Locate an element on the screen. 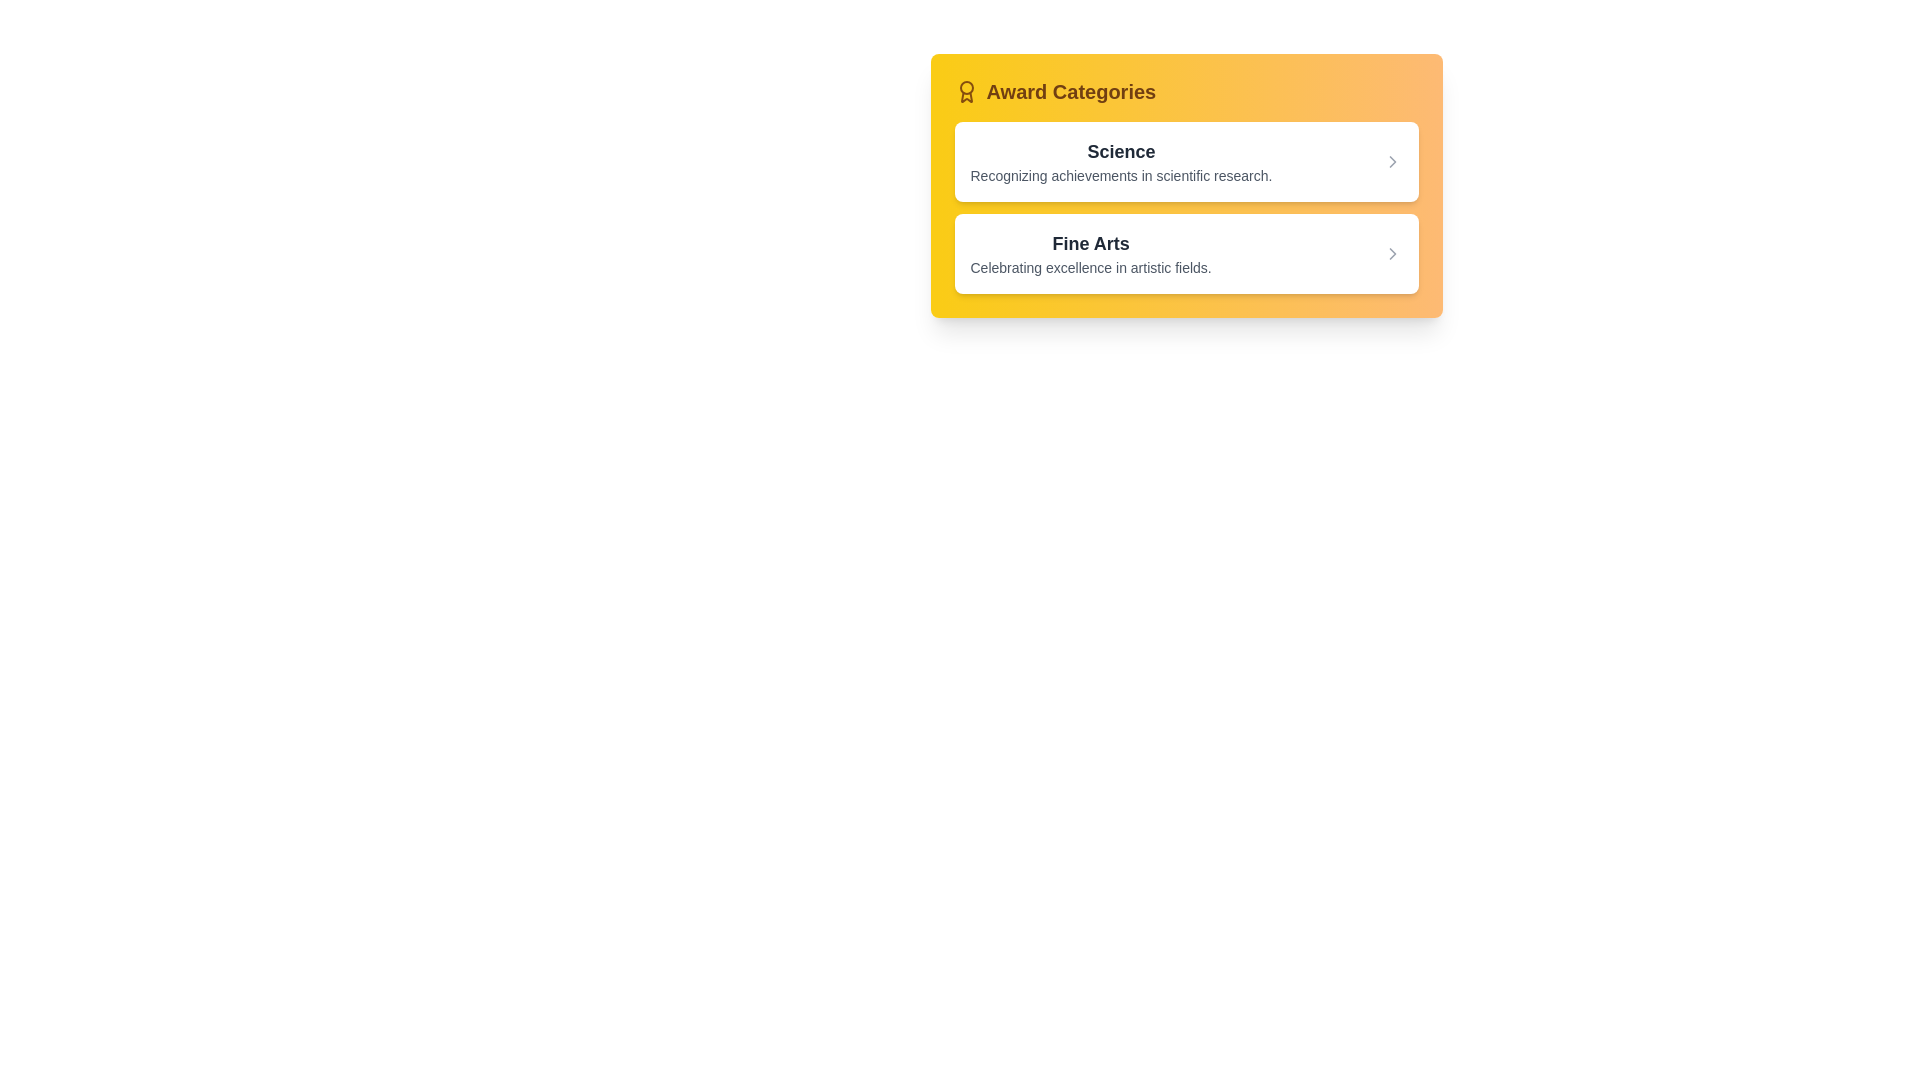 This screenshot has height=1080, width=1920. the decorative or functional icon located within the 'Fine Arts' section is located at coordinates (1391, 253).